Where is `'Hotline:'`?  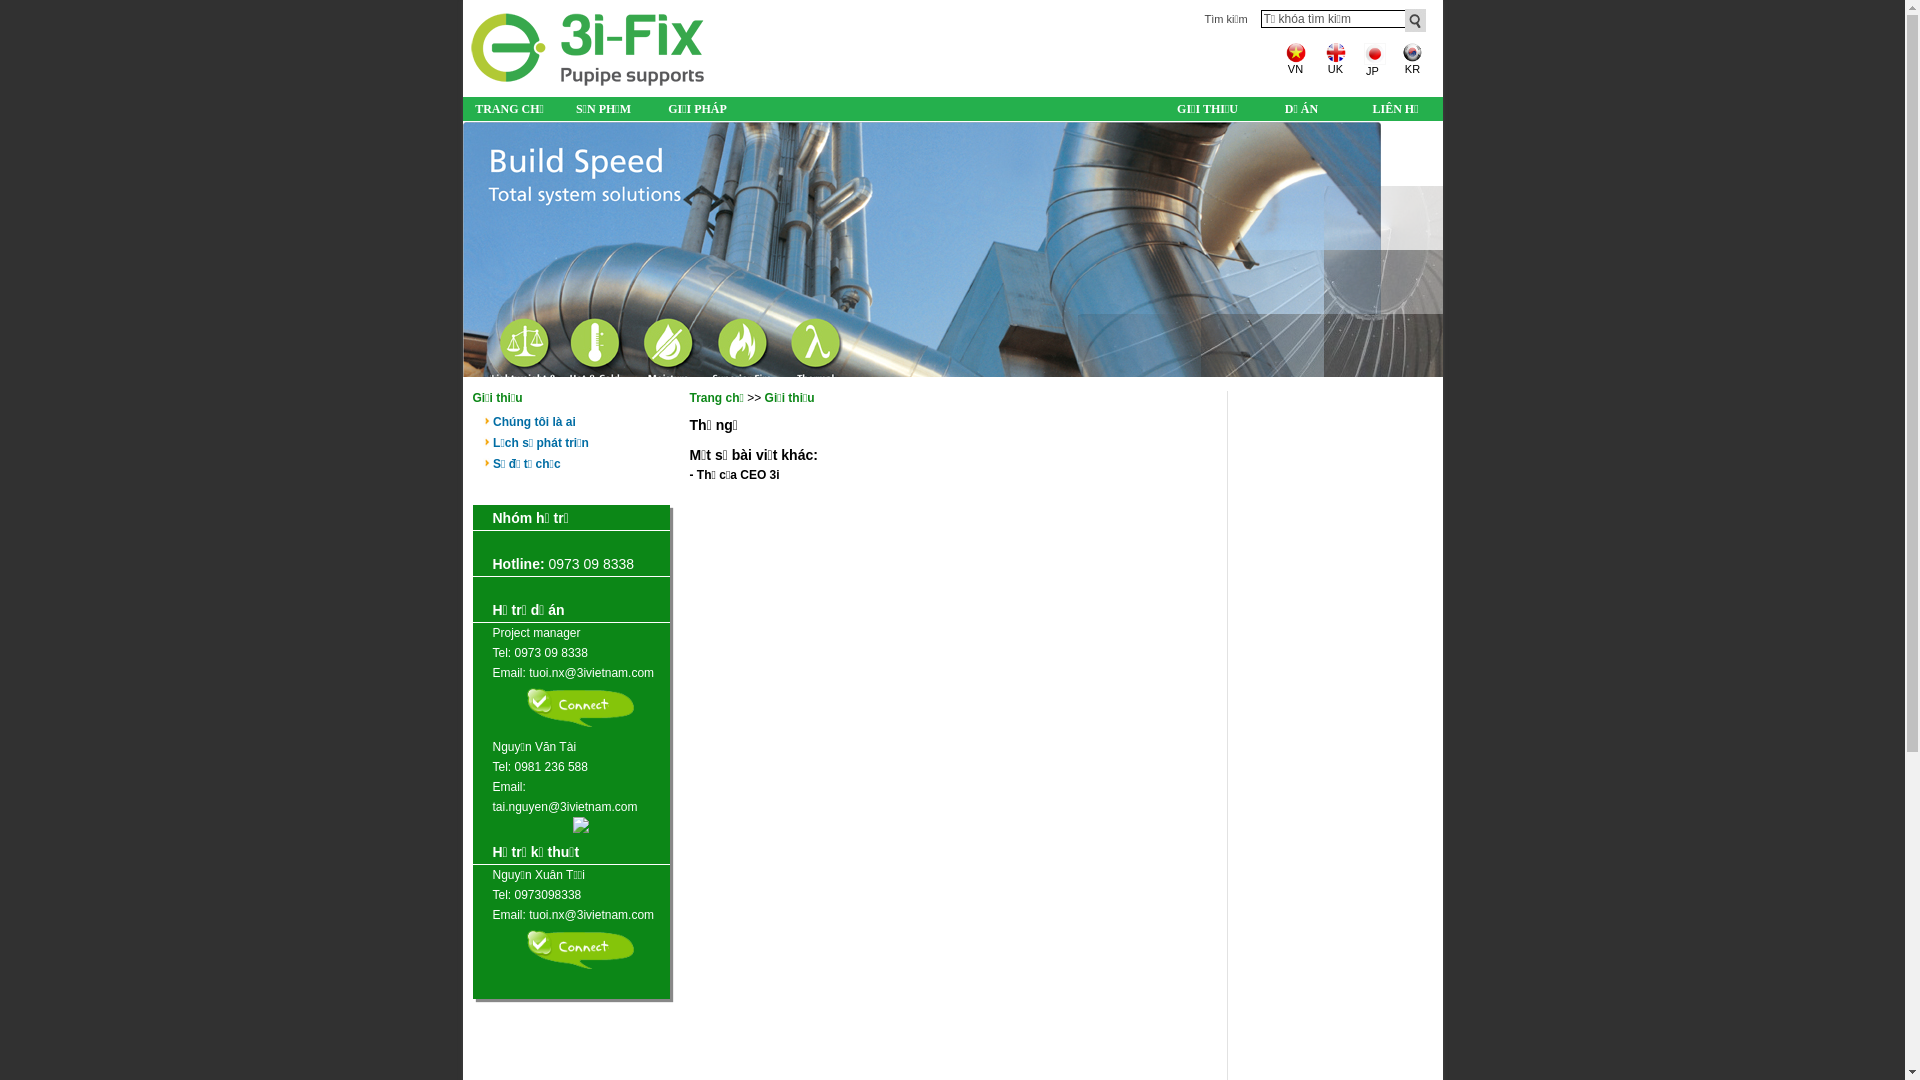
'Hotline:' is located at coordinates (518, 563).